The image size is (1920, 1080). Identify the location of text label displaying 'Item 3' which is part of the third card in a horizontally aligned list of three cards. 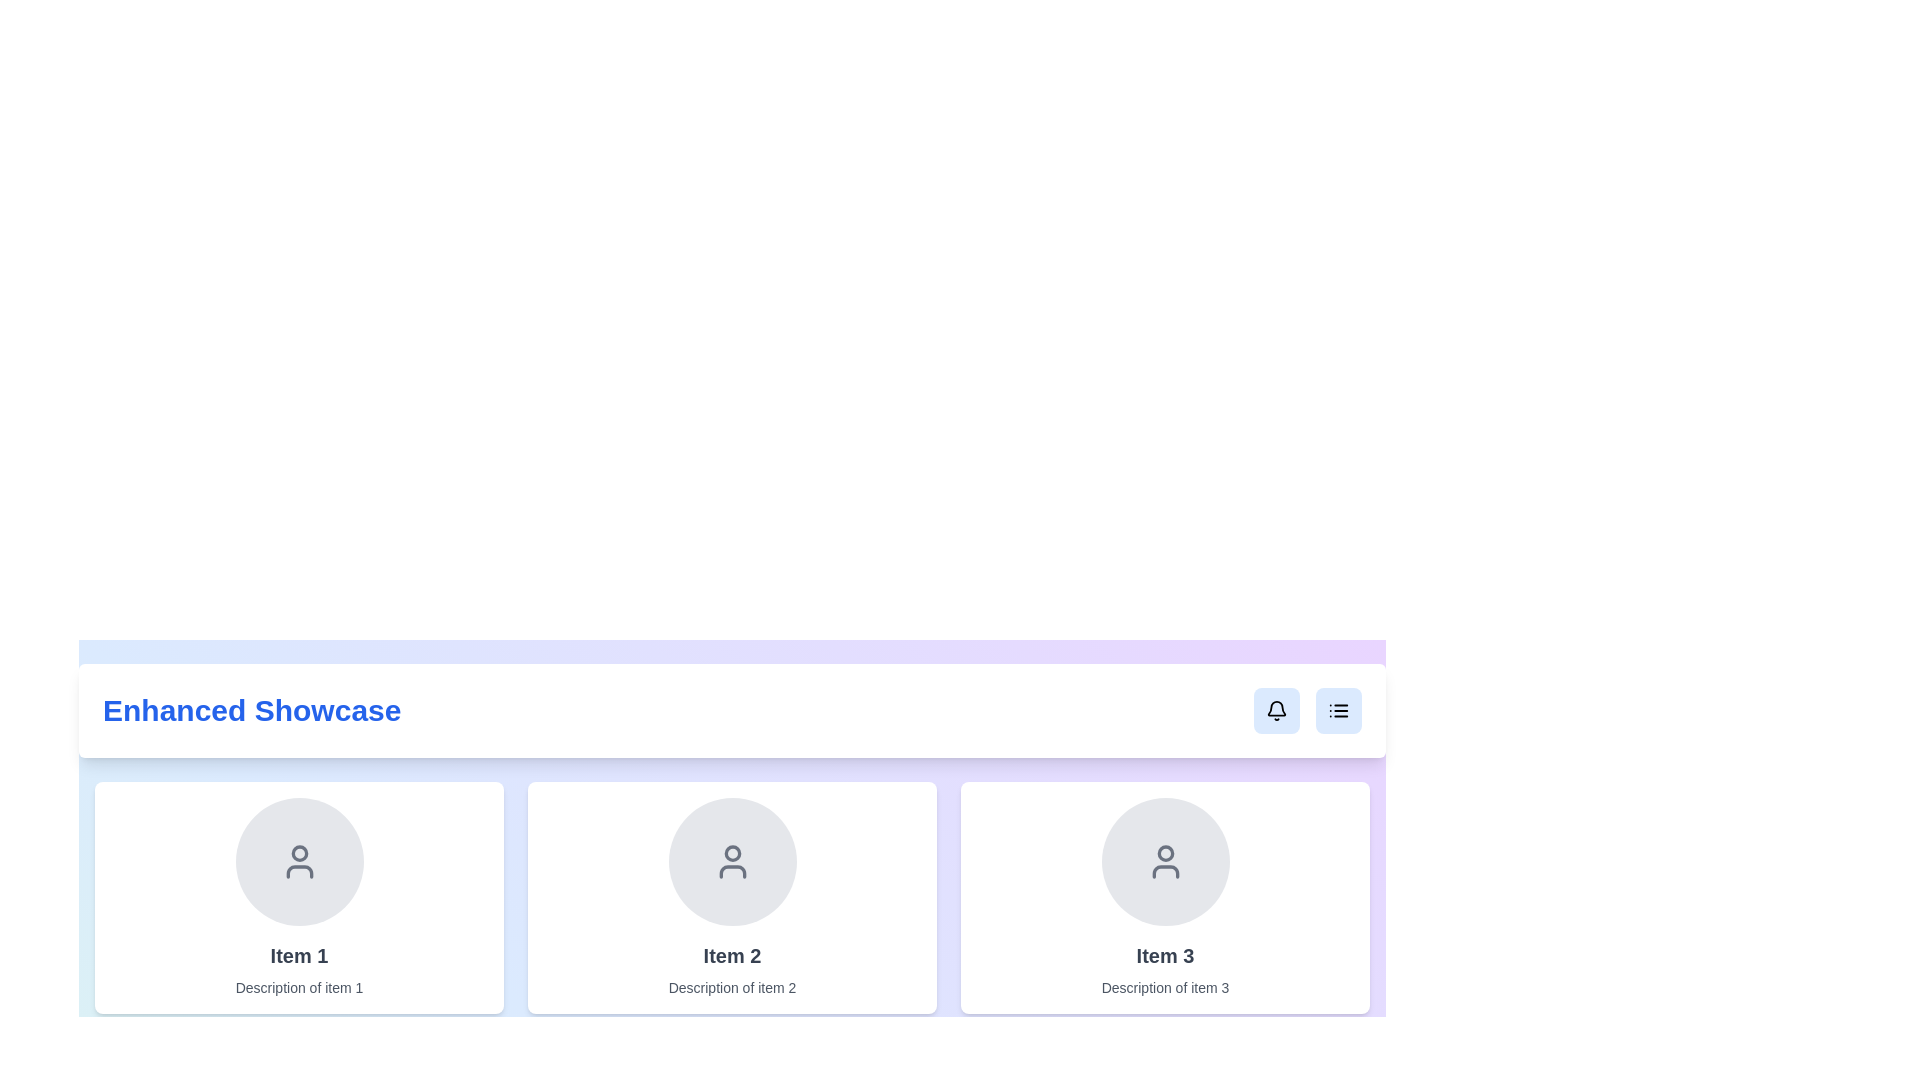
(1165, 955).